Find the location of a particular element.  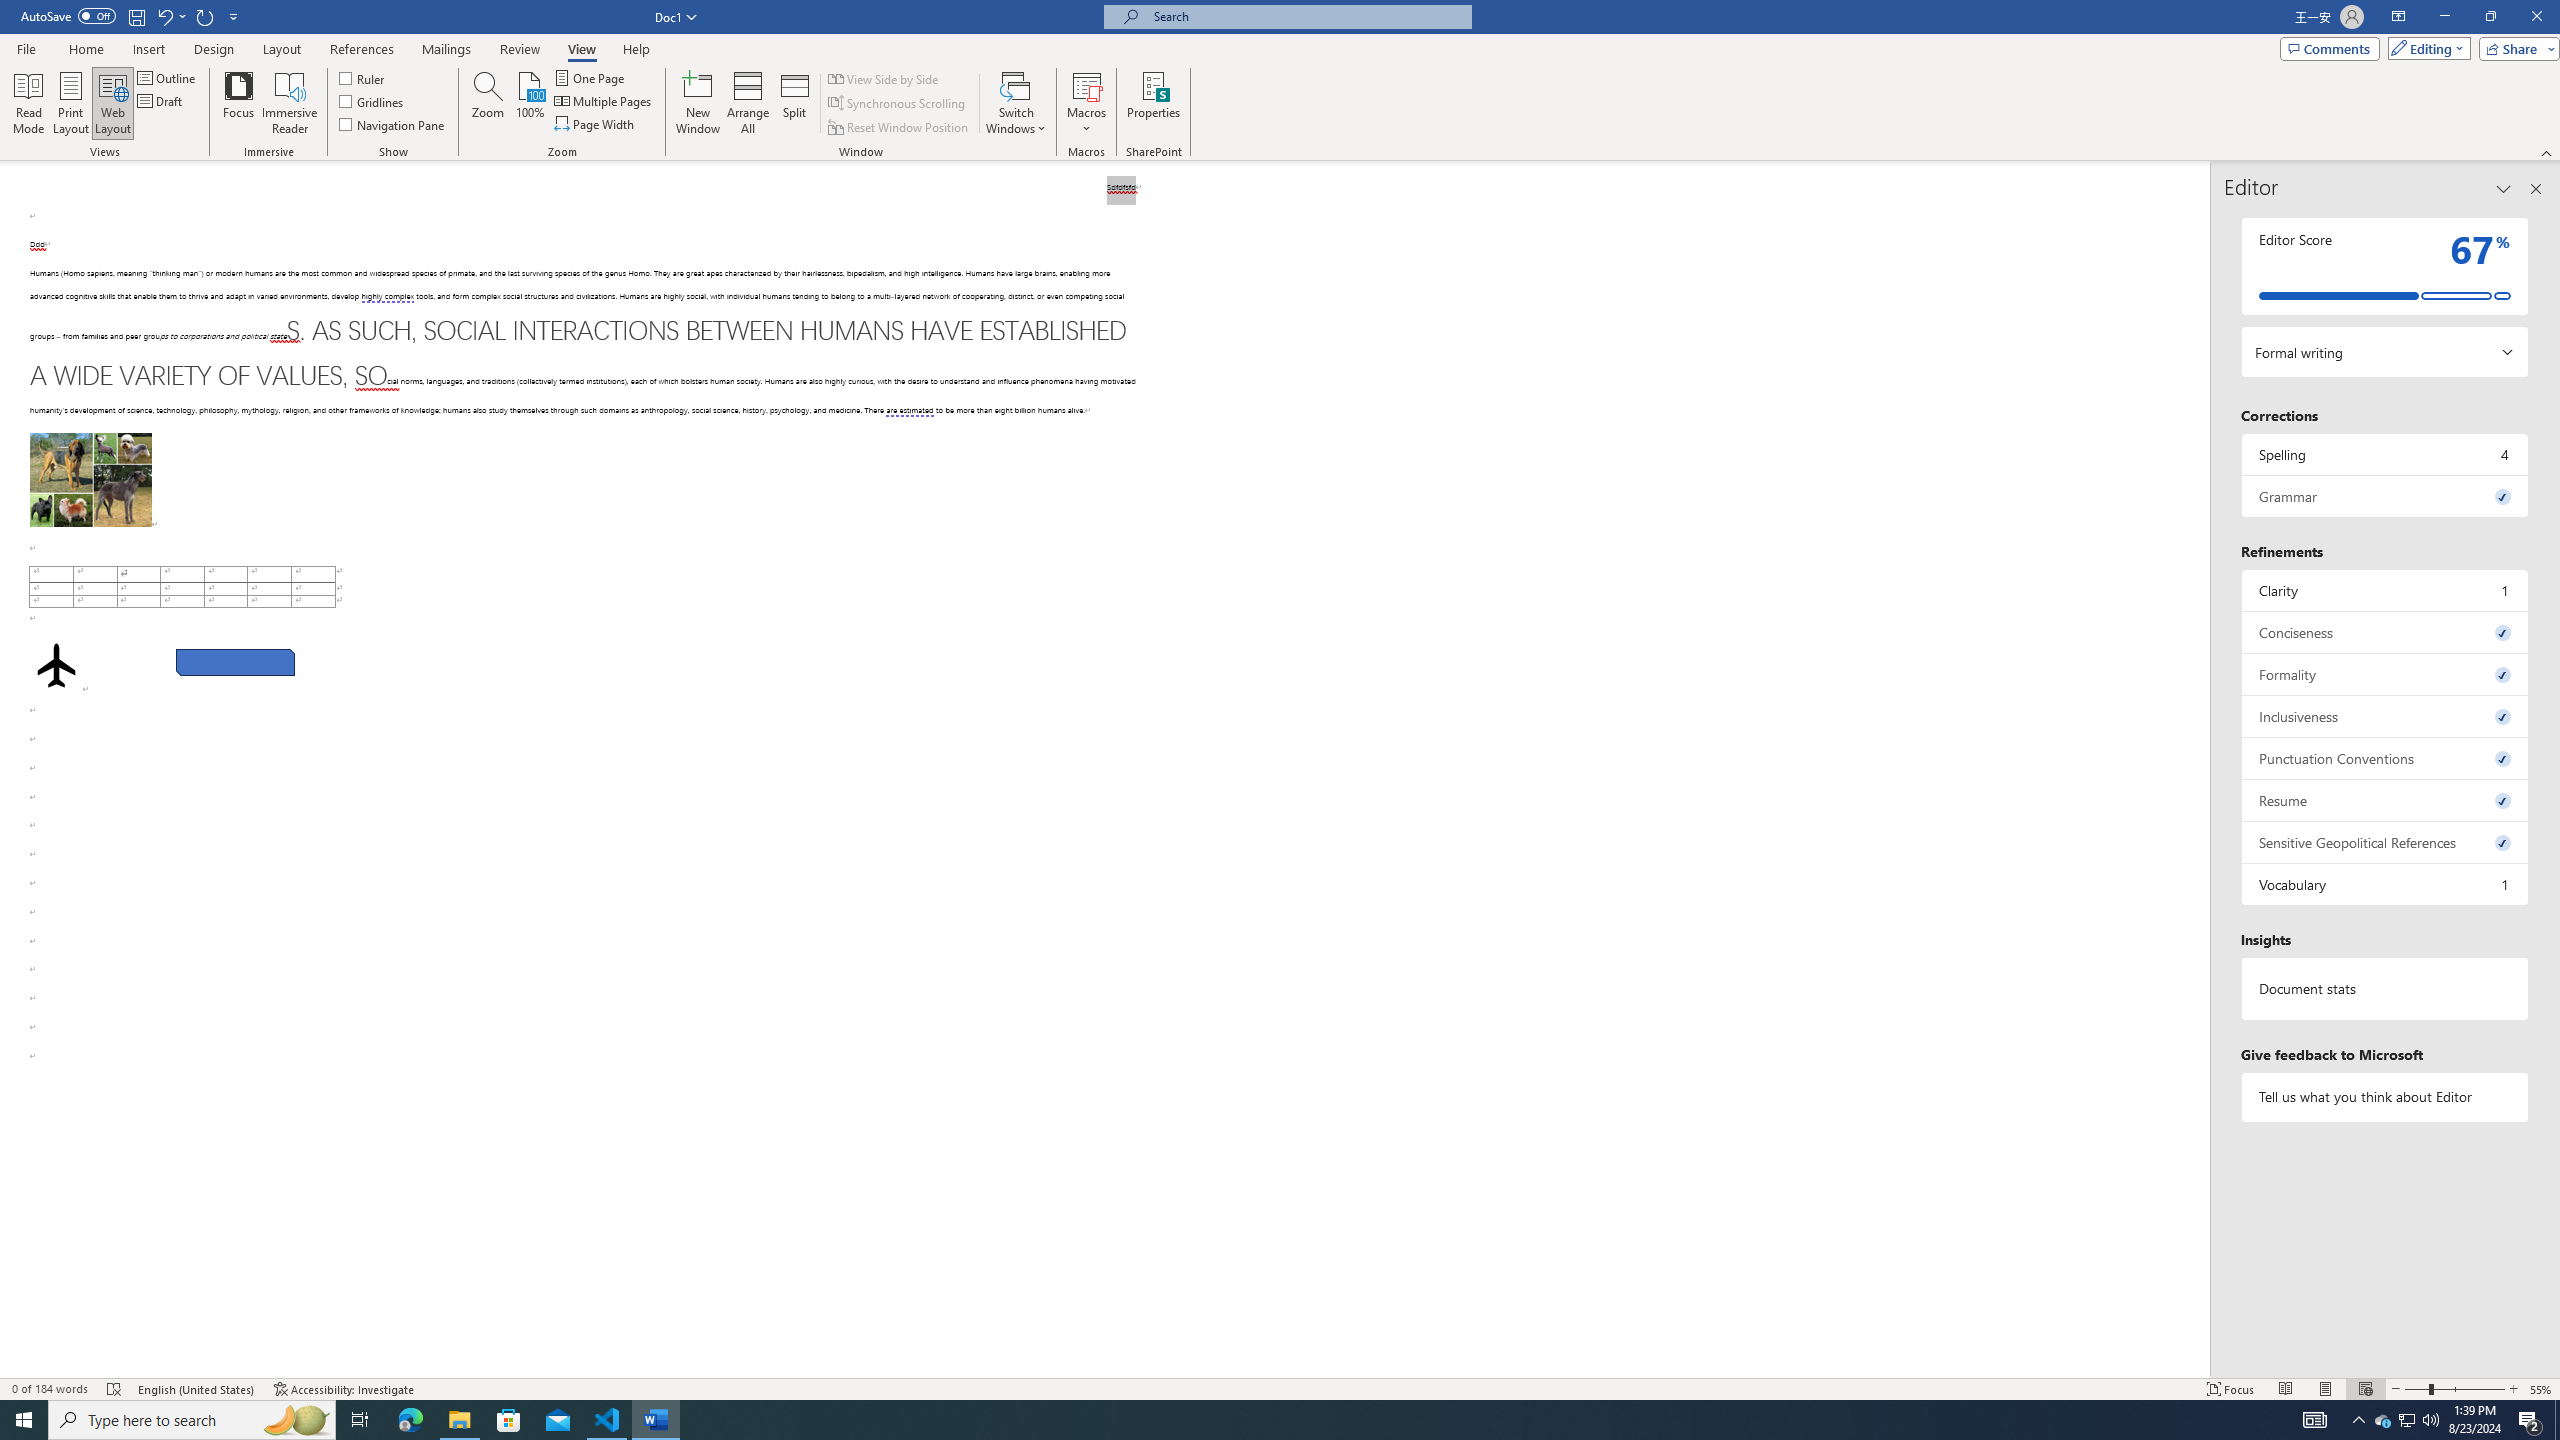

'Clarity, 1 issue. Press space or enter to review items.' is located at coordinates (2384, 589).